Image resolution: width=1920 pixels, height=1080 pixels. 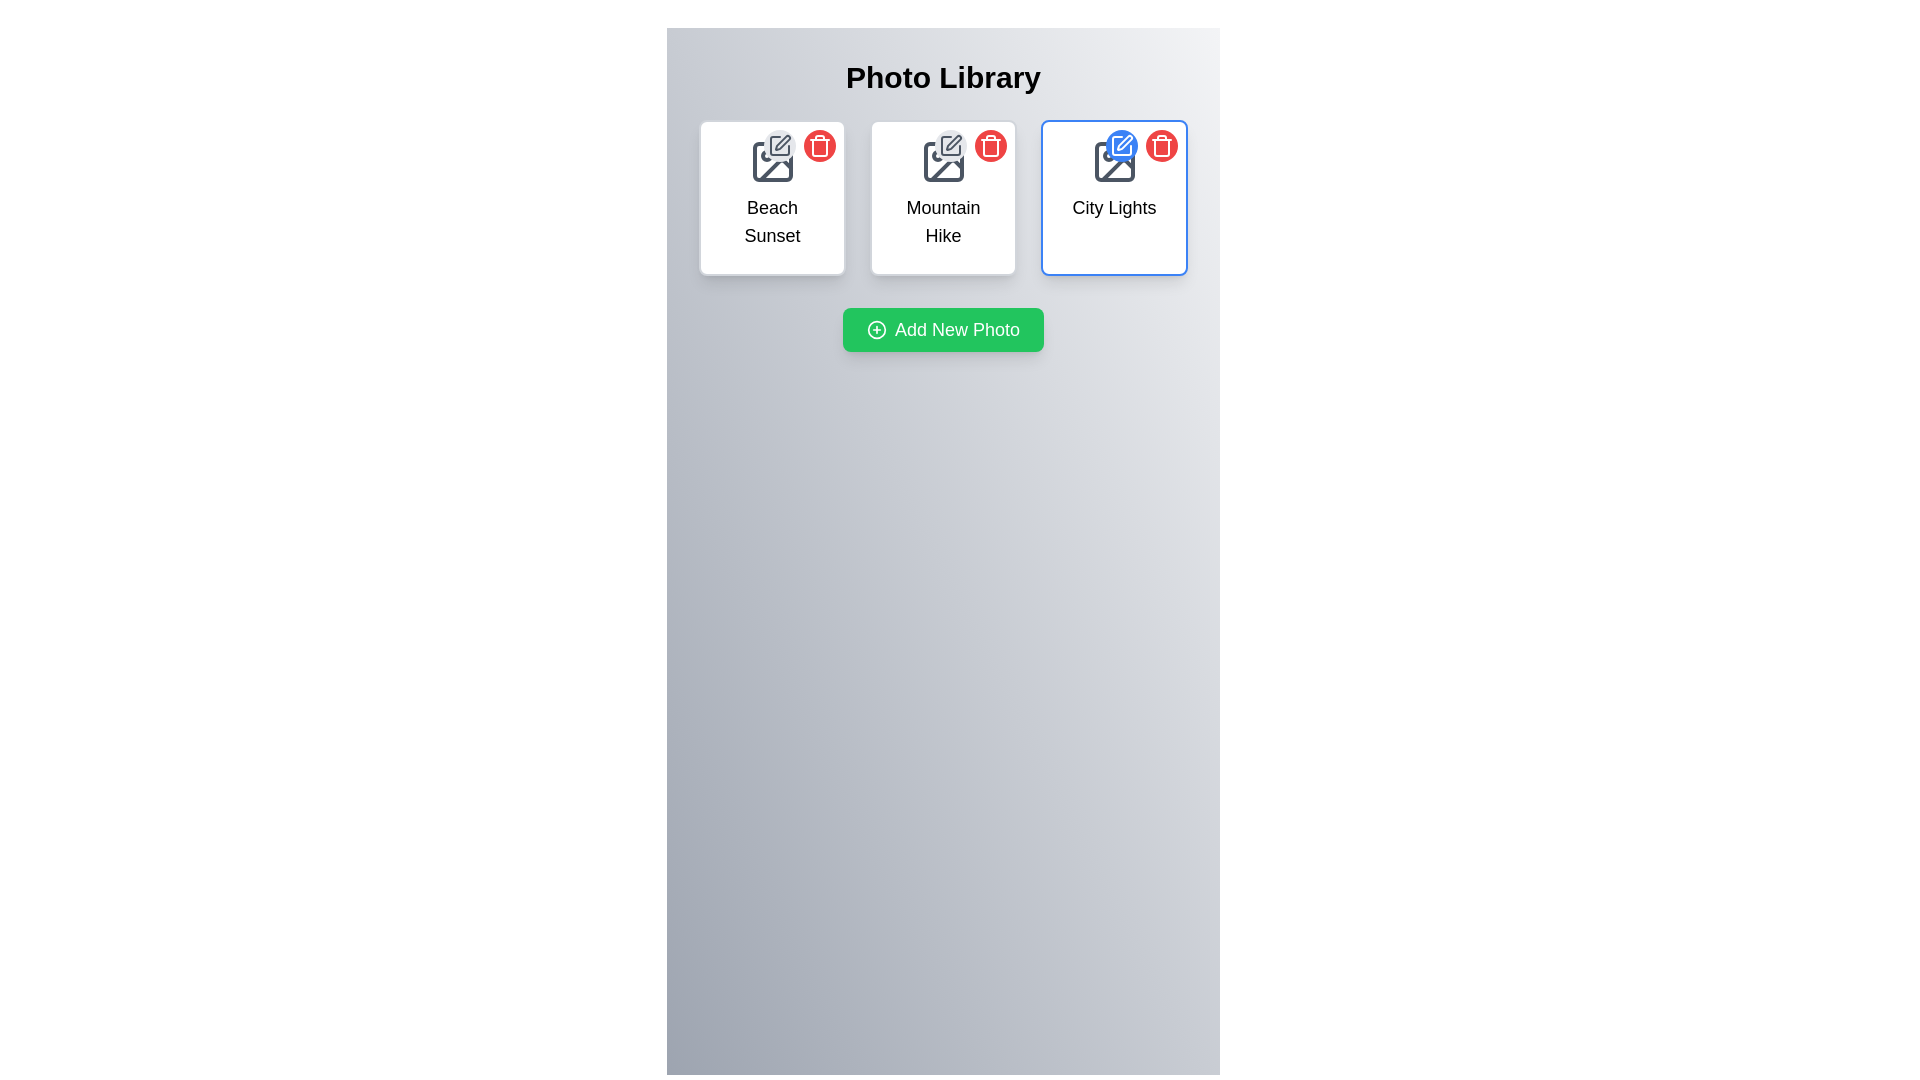 I want to click on the rectangular visual element with rounded corners in the 'Beach Sunset' photo card icon located in the top-left corner of the card, so click(x=771, y=161).